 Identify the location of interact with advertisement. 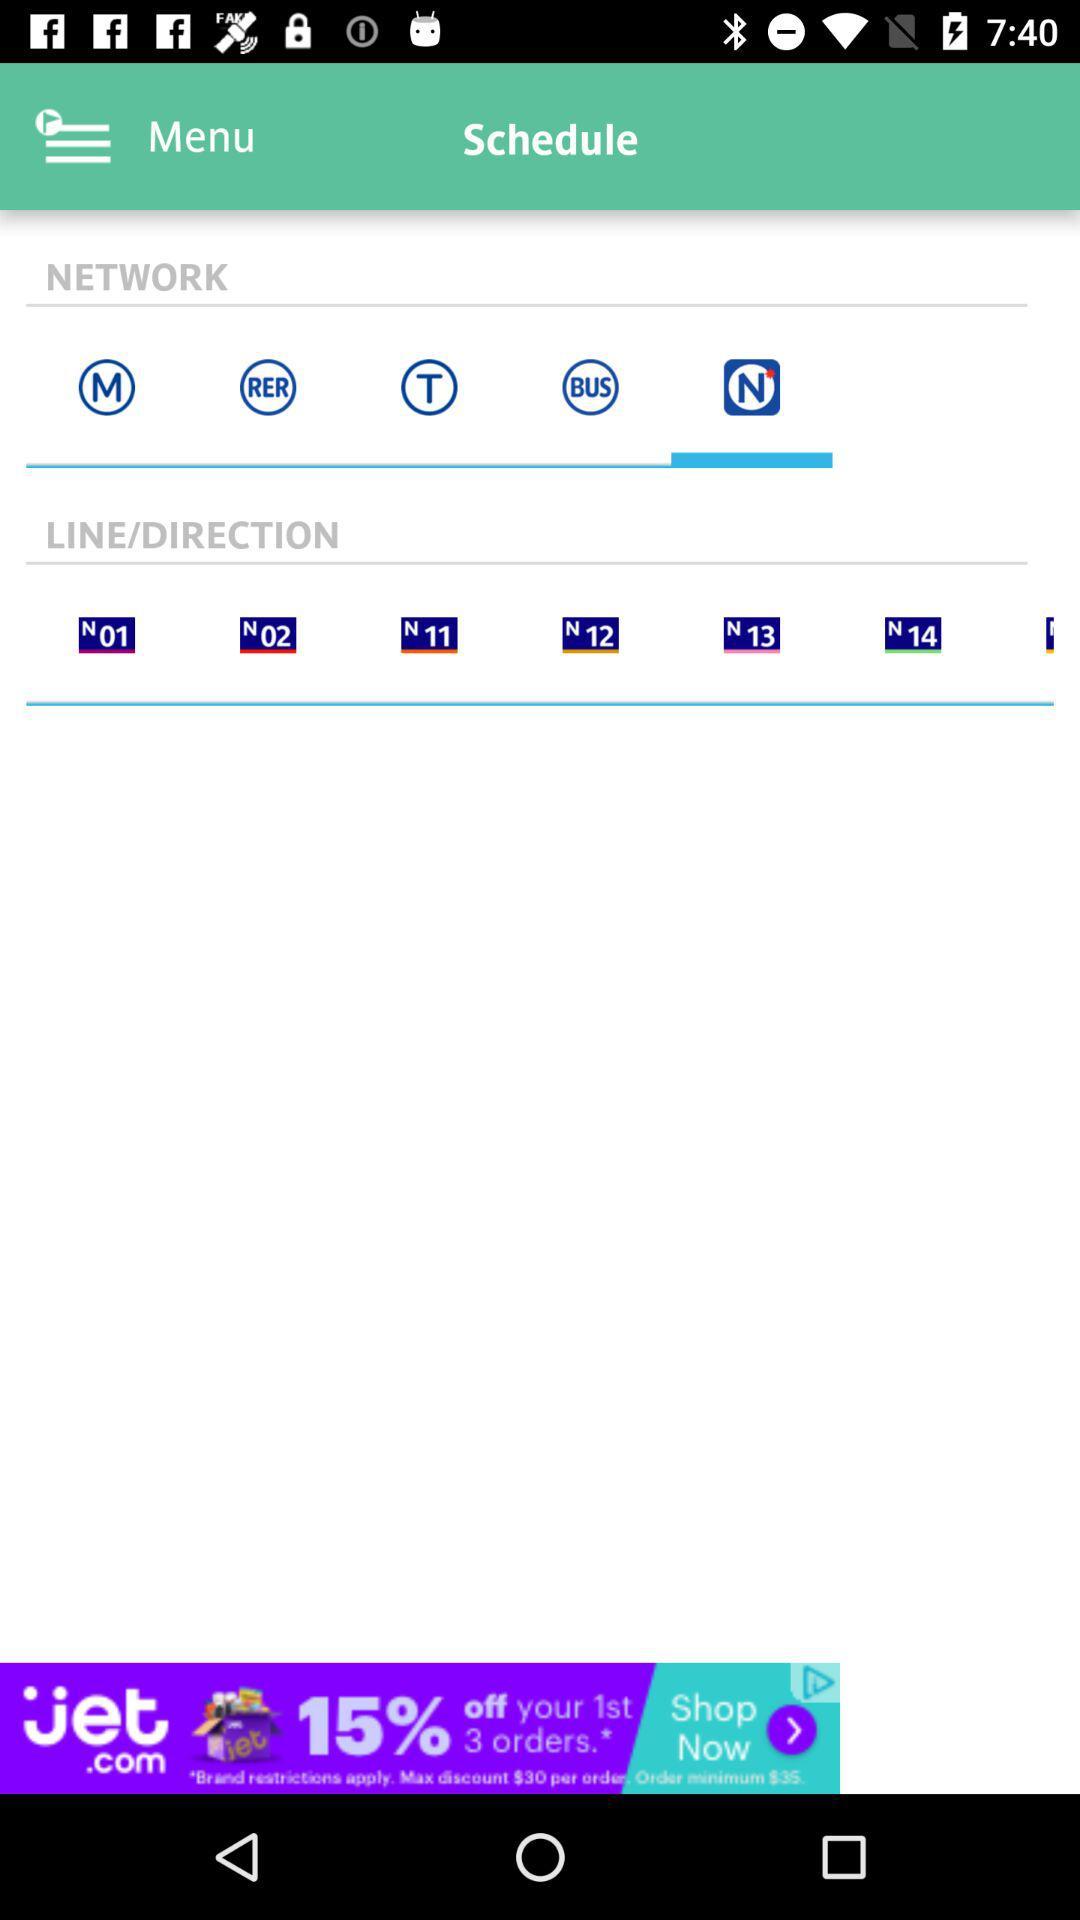
(540, 1727).